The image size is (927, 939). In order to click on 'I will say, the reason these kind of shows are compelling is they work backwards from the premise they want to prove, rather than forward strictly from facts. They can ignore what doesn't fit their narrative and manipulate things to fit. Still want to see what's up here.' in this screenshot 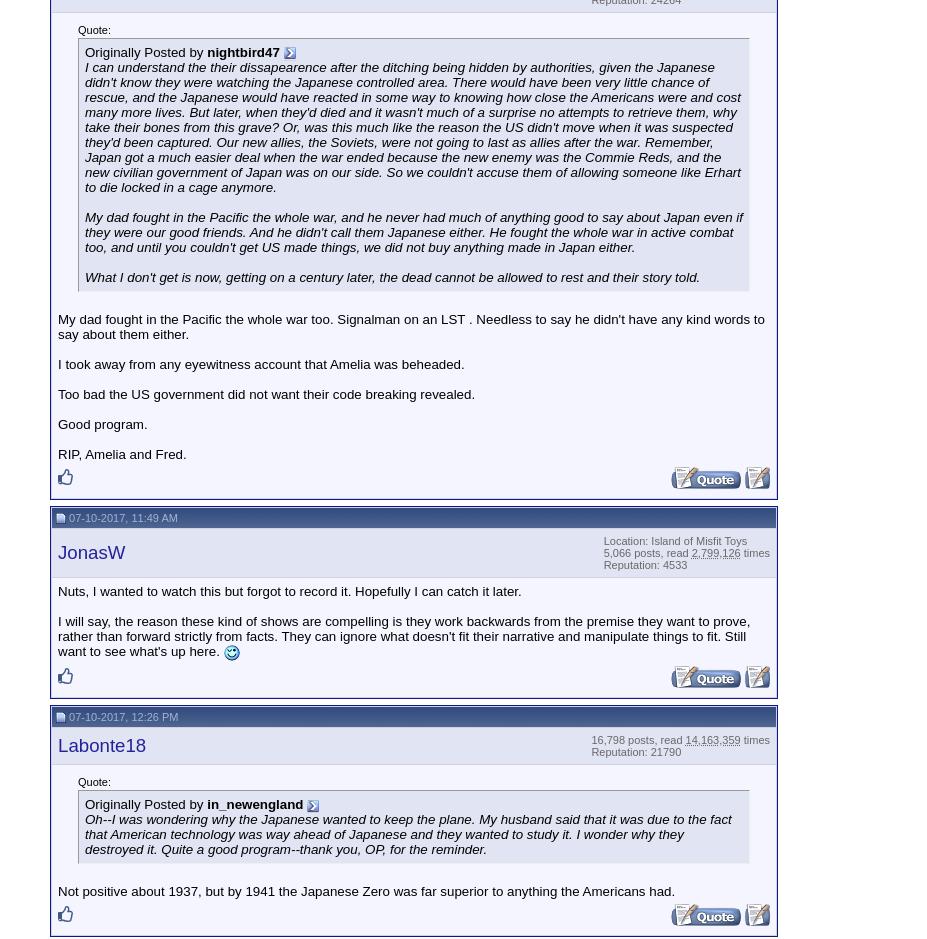, I will do `click(402, 635)`.